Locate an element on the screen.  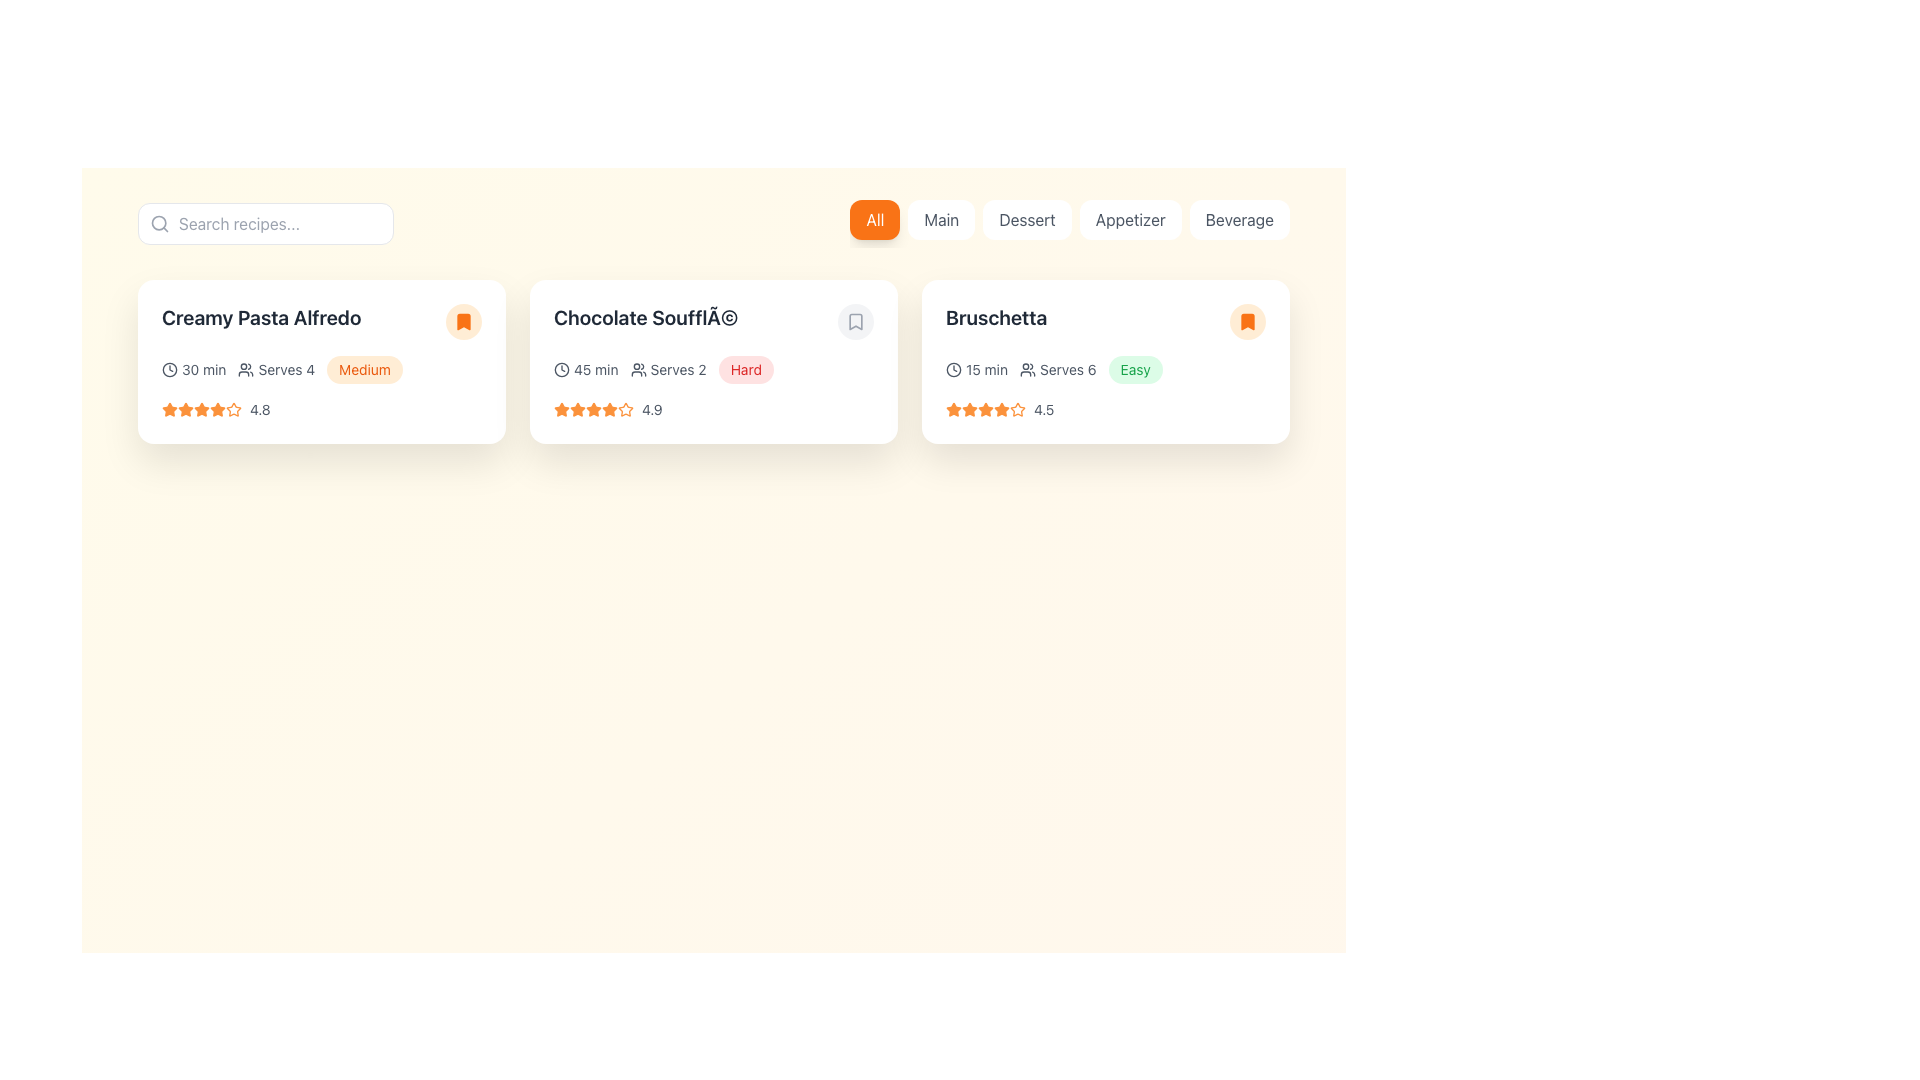
text of the difficulty level tag located at the bottom right of the 'Creamy Pasta Alfredo' card, which is the third element following the tags for '30 min' and 'Serves 4' is located at coordinates (364, 370).